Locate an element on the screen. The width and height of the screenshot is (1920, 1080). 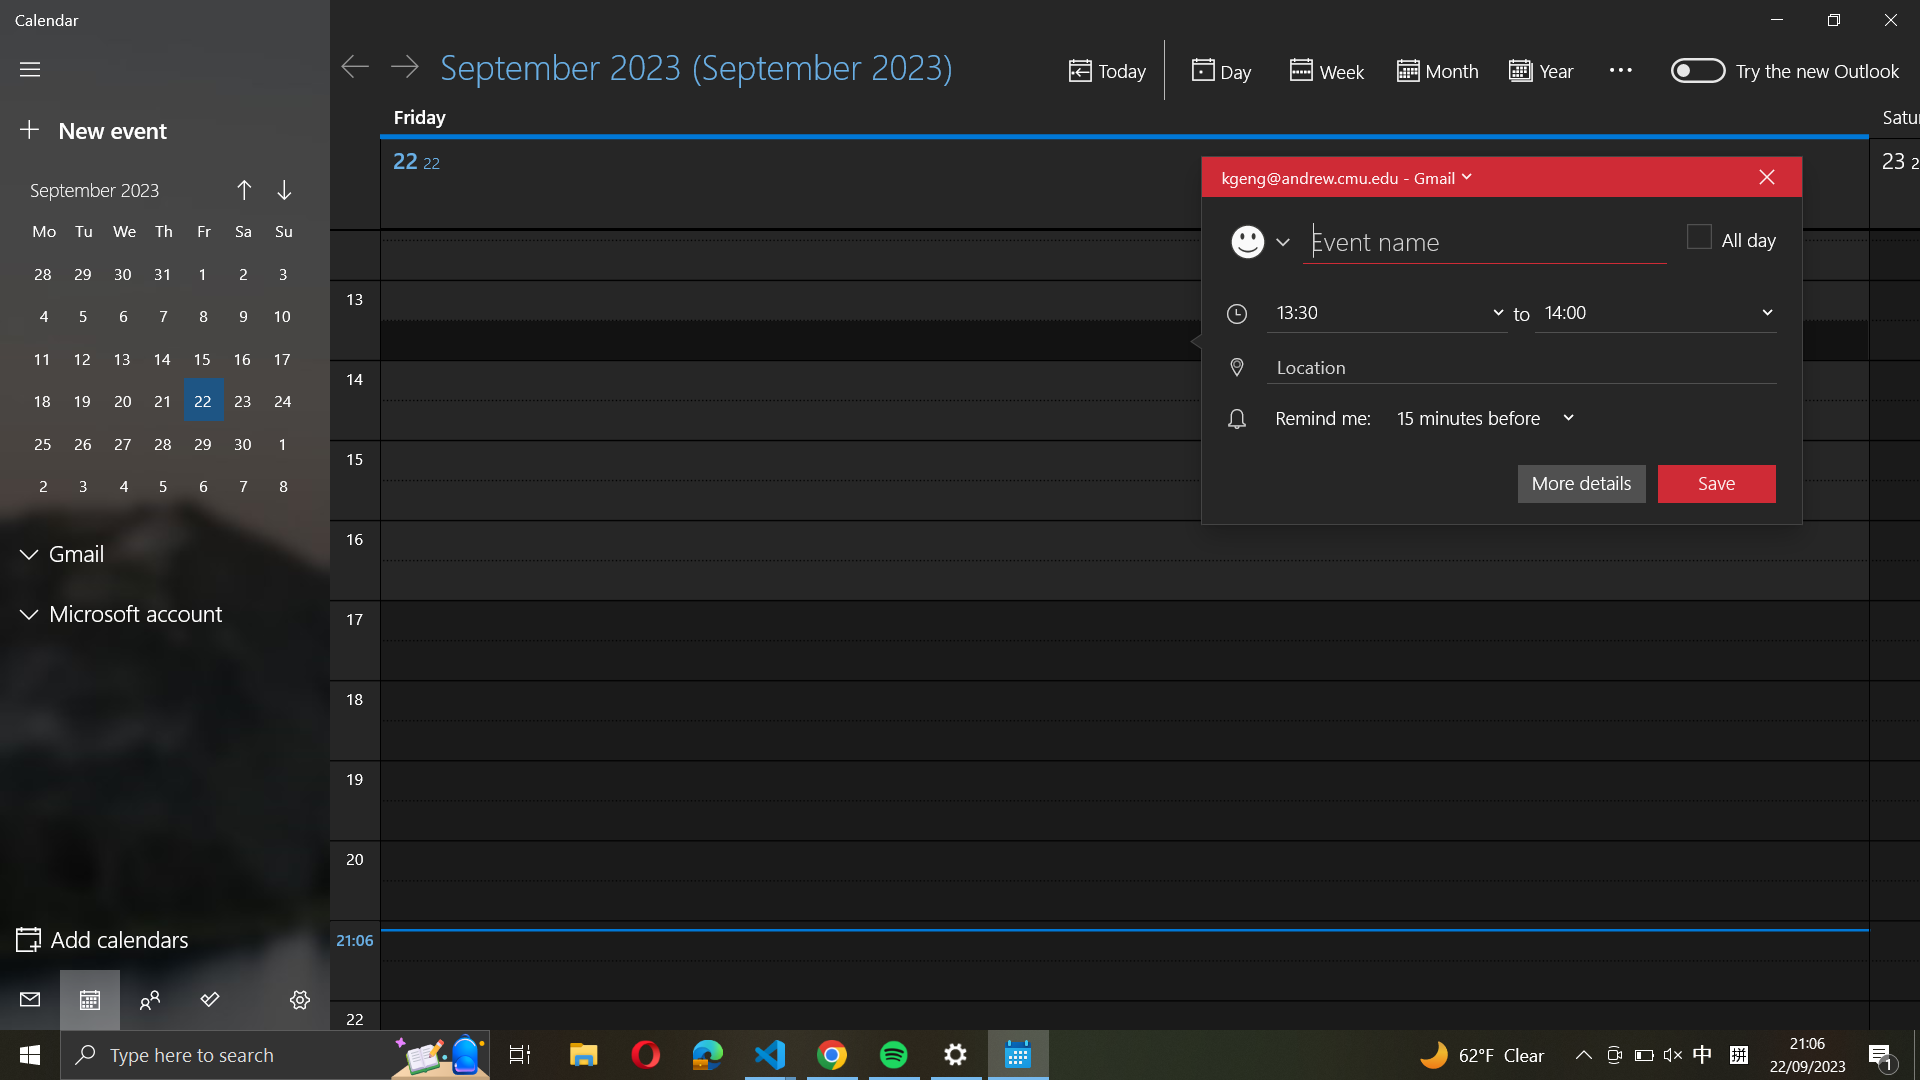
the year"s calendar is located at coordinates (1545, 69).